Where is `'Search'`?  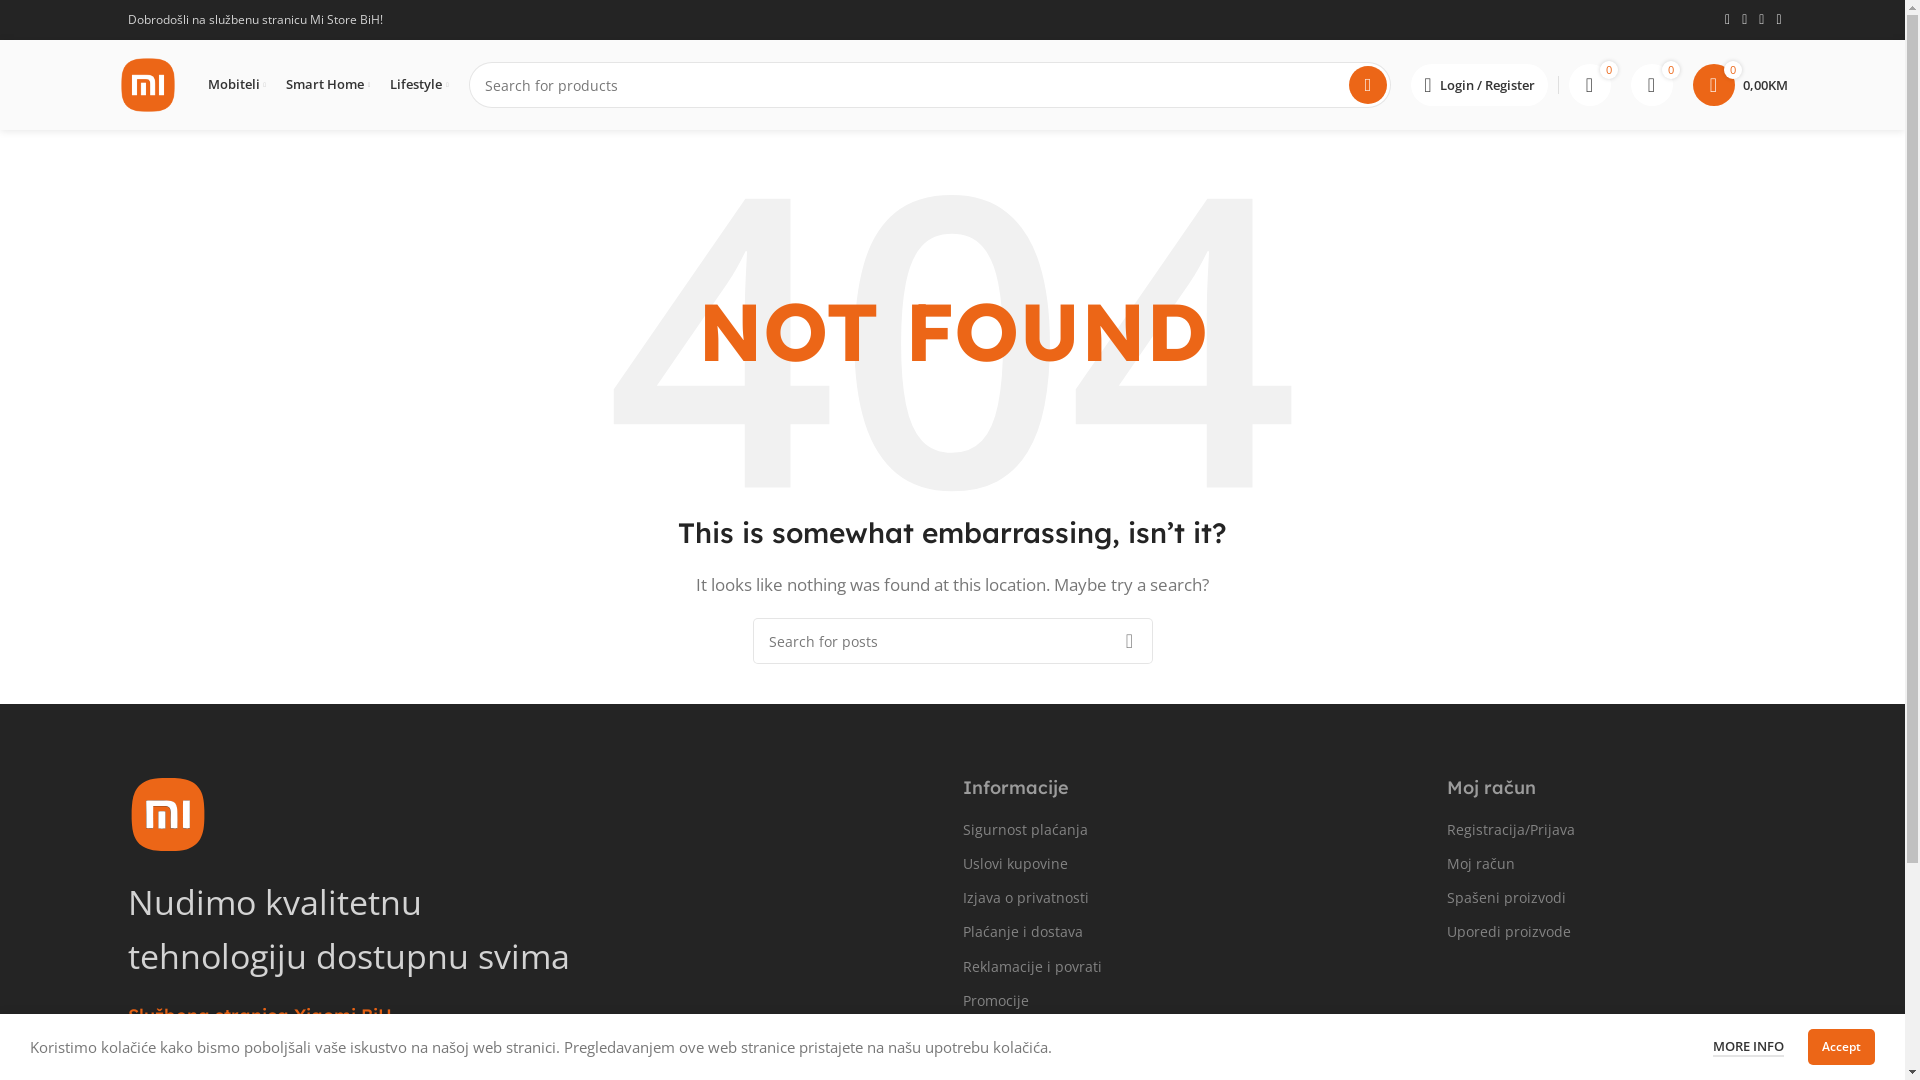
'Search' is located at coordinates (1367, 83).